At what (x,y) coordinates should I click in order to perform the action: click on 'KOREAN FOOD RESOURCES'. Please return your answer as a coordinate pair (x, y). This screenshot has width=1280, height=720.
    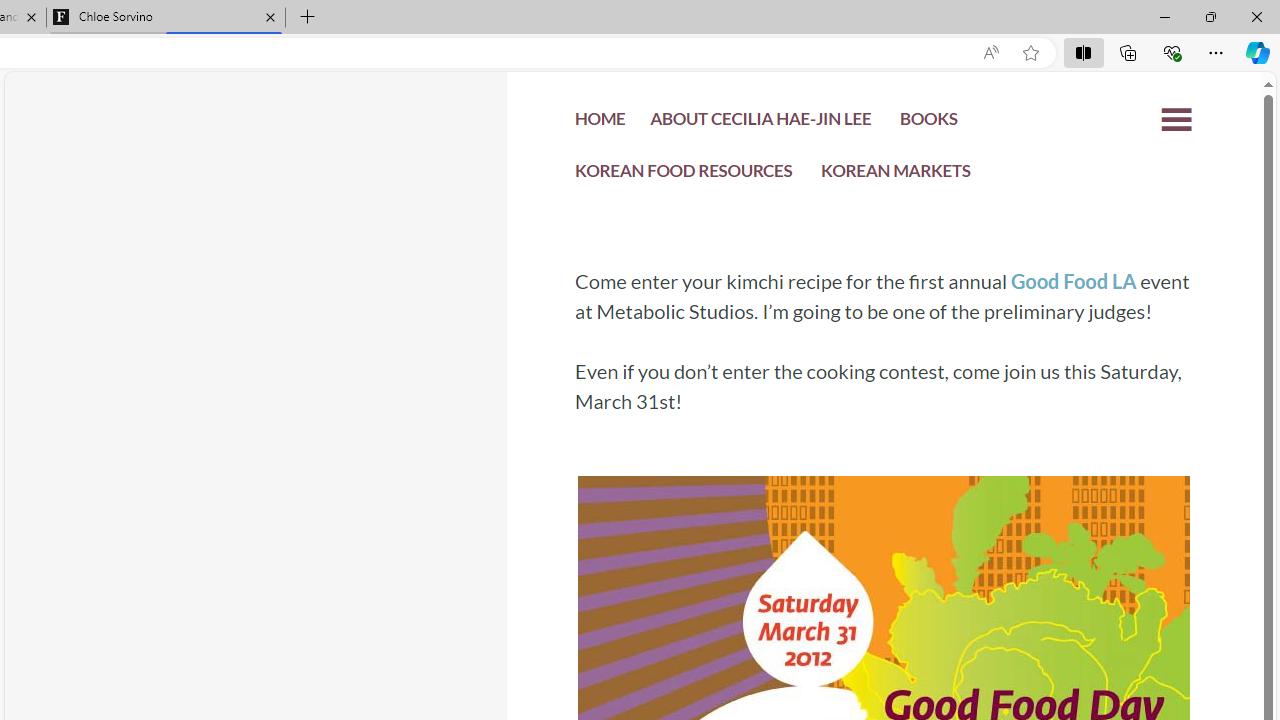
    Looking at the image, I should click on (684, 172).